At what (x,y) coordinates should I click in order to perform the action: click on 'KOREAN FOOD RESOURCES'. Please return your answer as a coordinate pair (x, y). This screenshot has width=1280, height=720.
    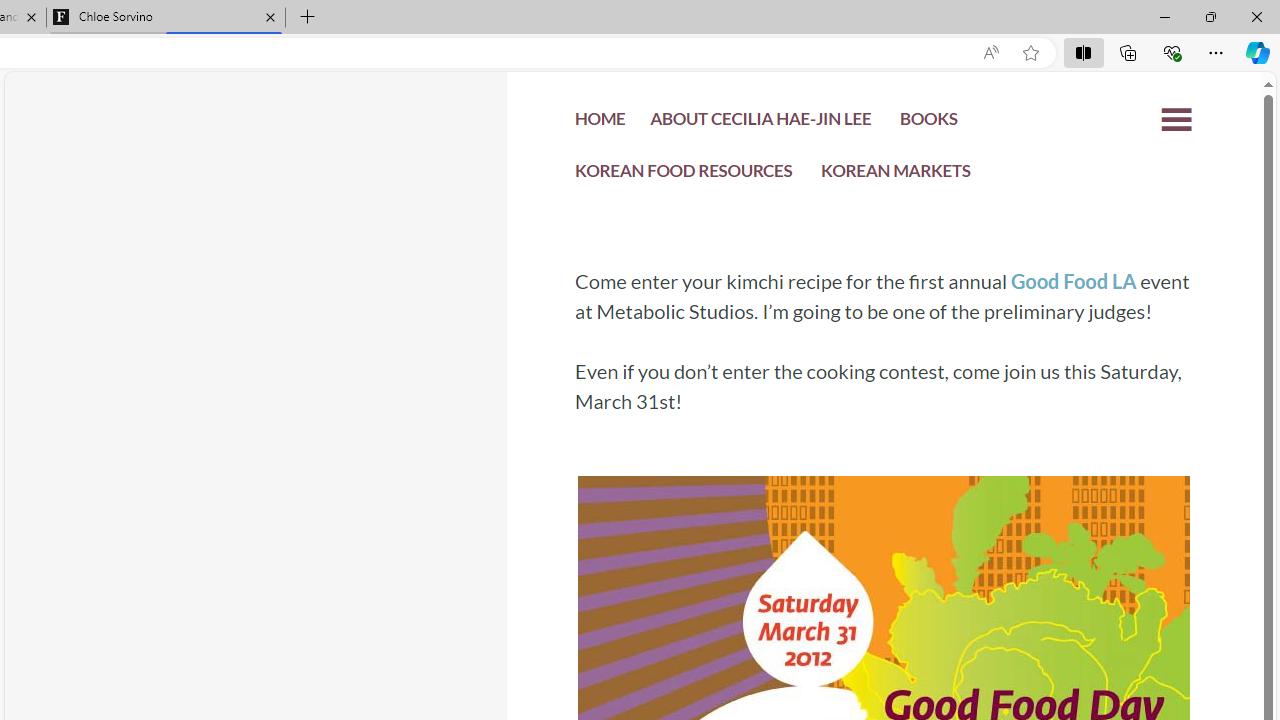
    Looking at the image, I should click on (684, 172).